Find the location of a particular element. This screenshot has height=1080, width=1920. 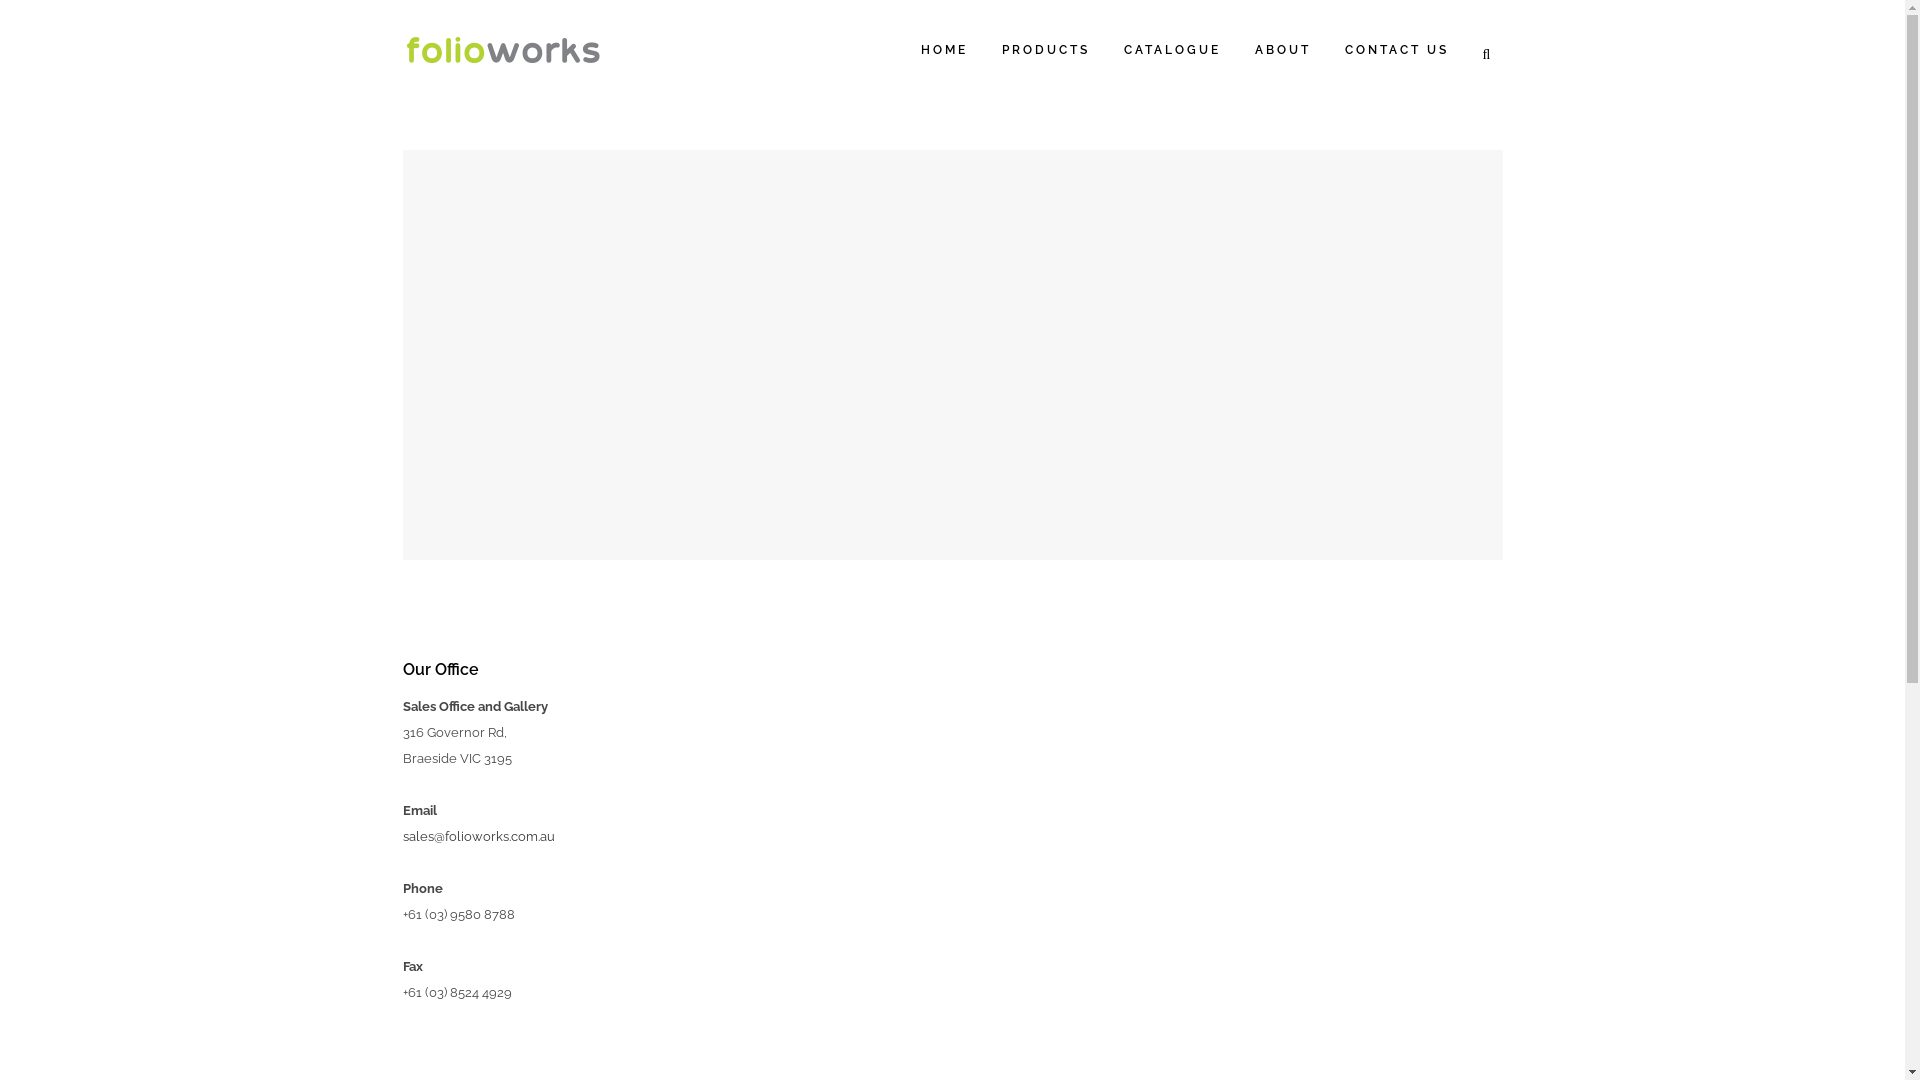

'ABOUT' is located at coordinates (1282, 49).